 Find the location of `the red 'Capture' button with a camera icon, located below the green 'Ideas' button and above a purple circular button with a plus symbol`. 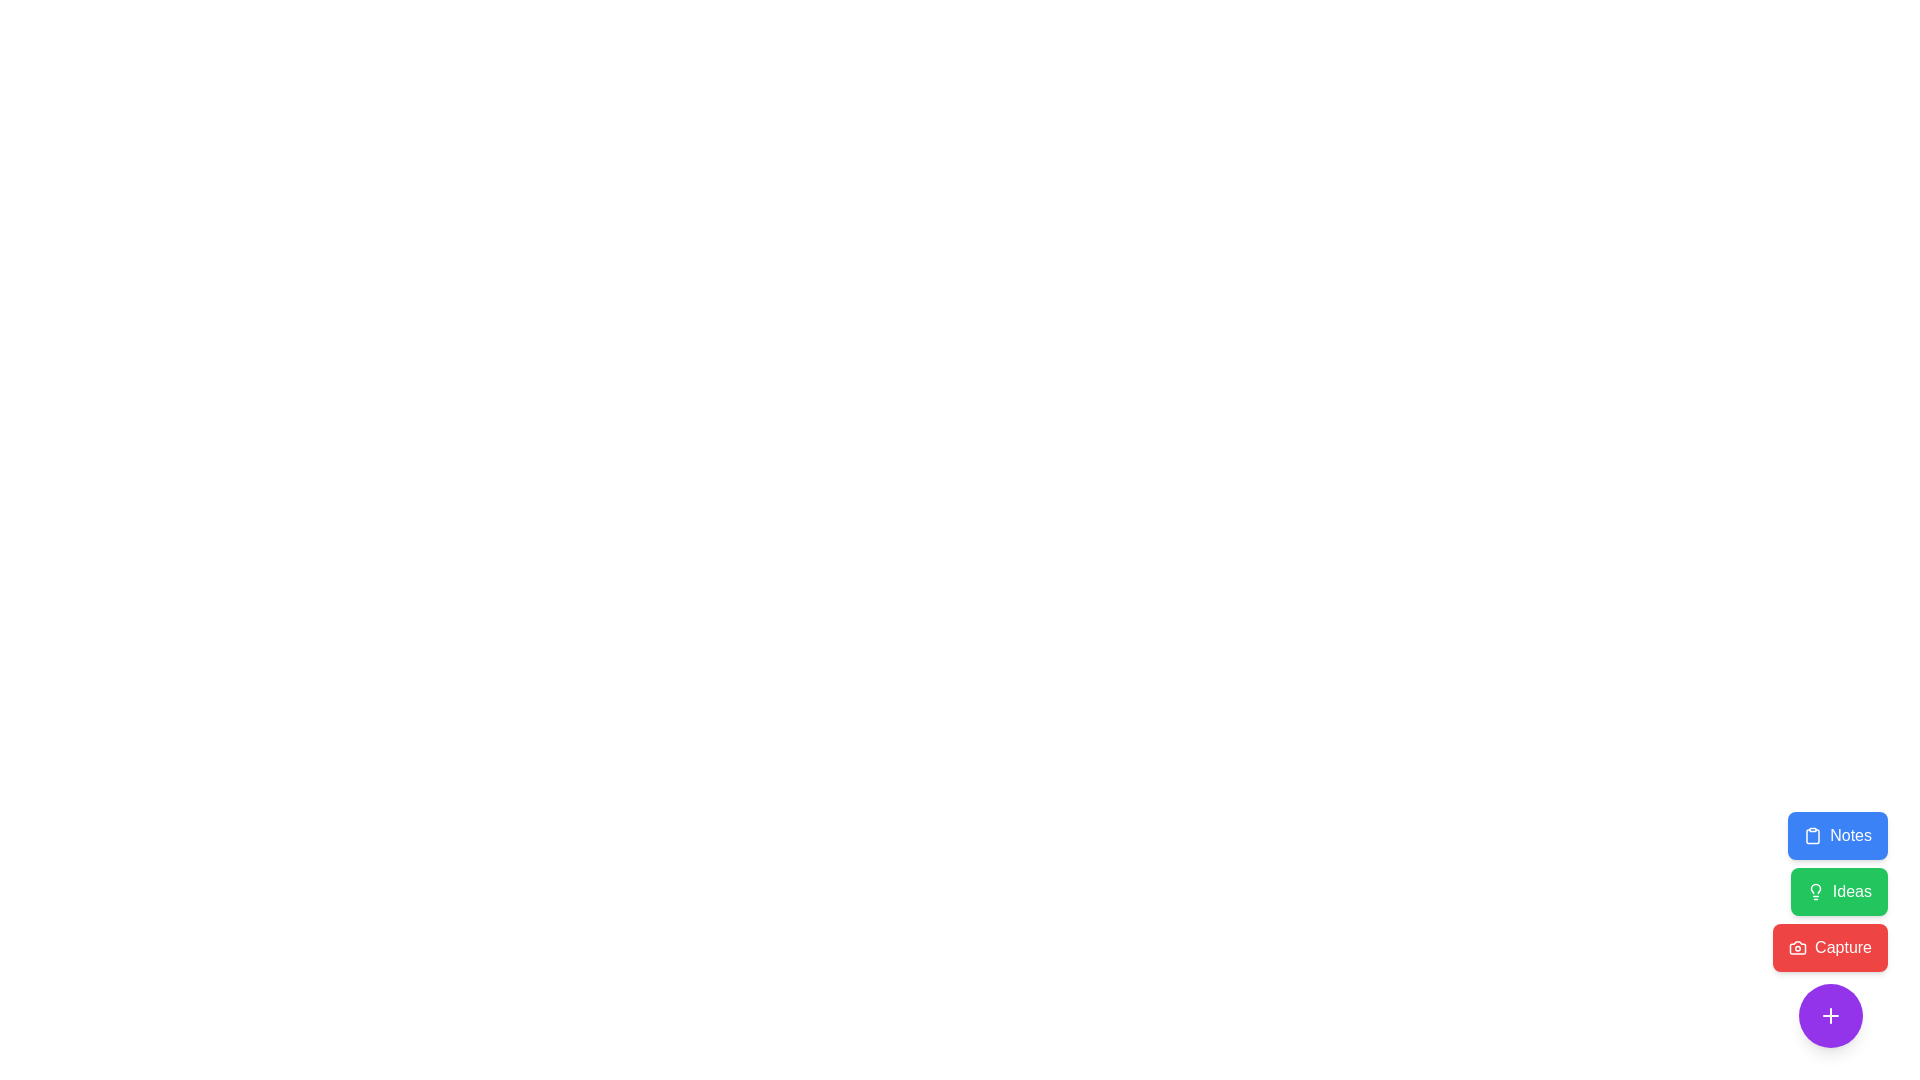

the red 'Capture' button with a camera icon, located below the green 'Ideas' button and above a purple circular button with a plus symbol is located at coordinates (1830, 947).